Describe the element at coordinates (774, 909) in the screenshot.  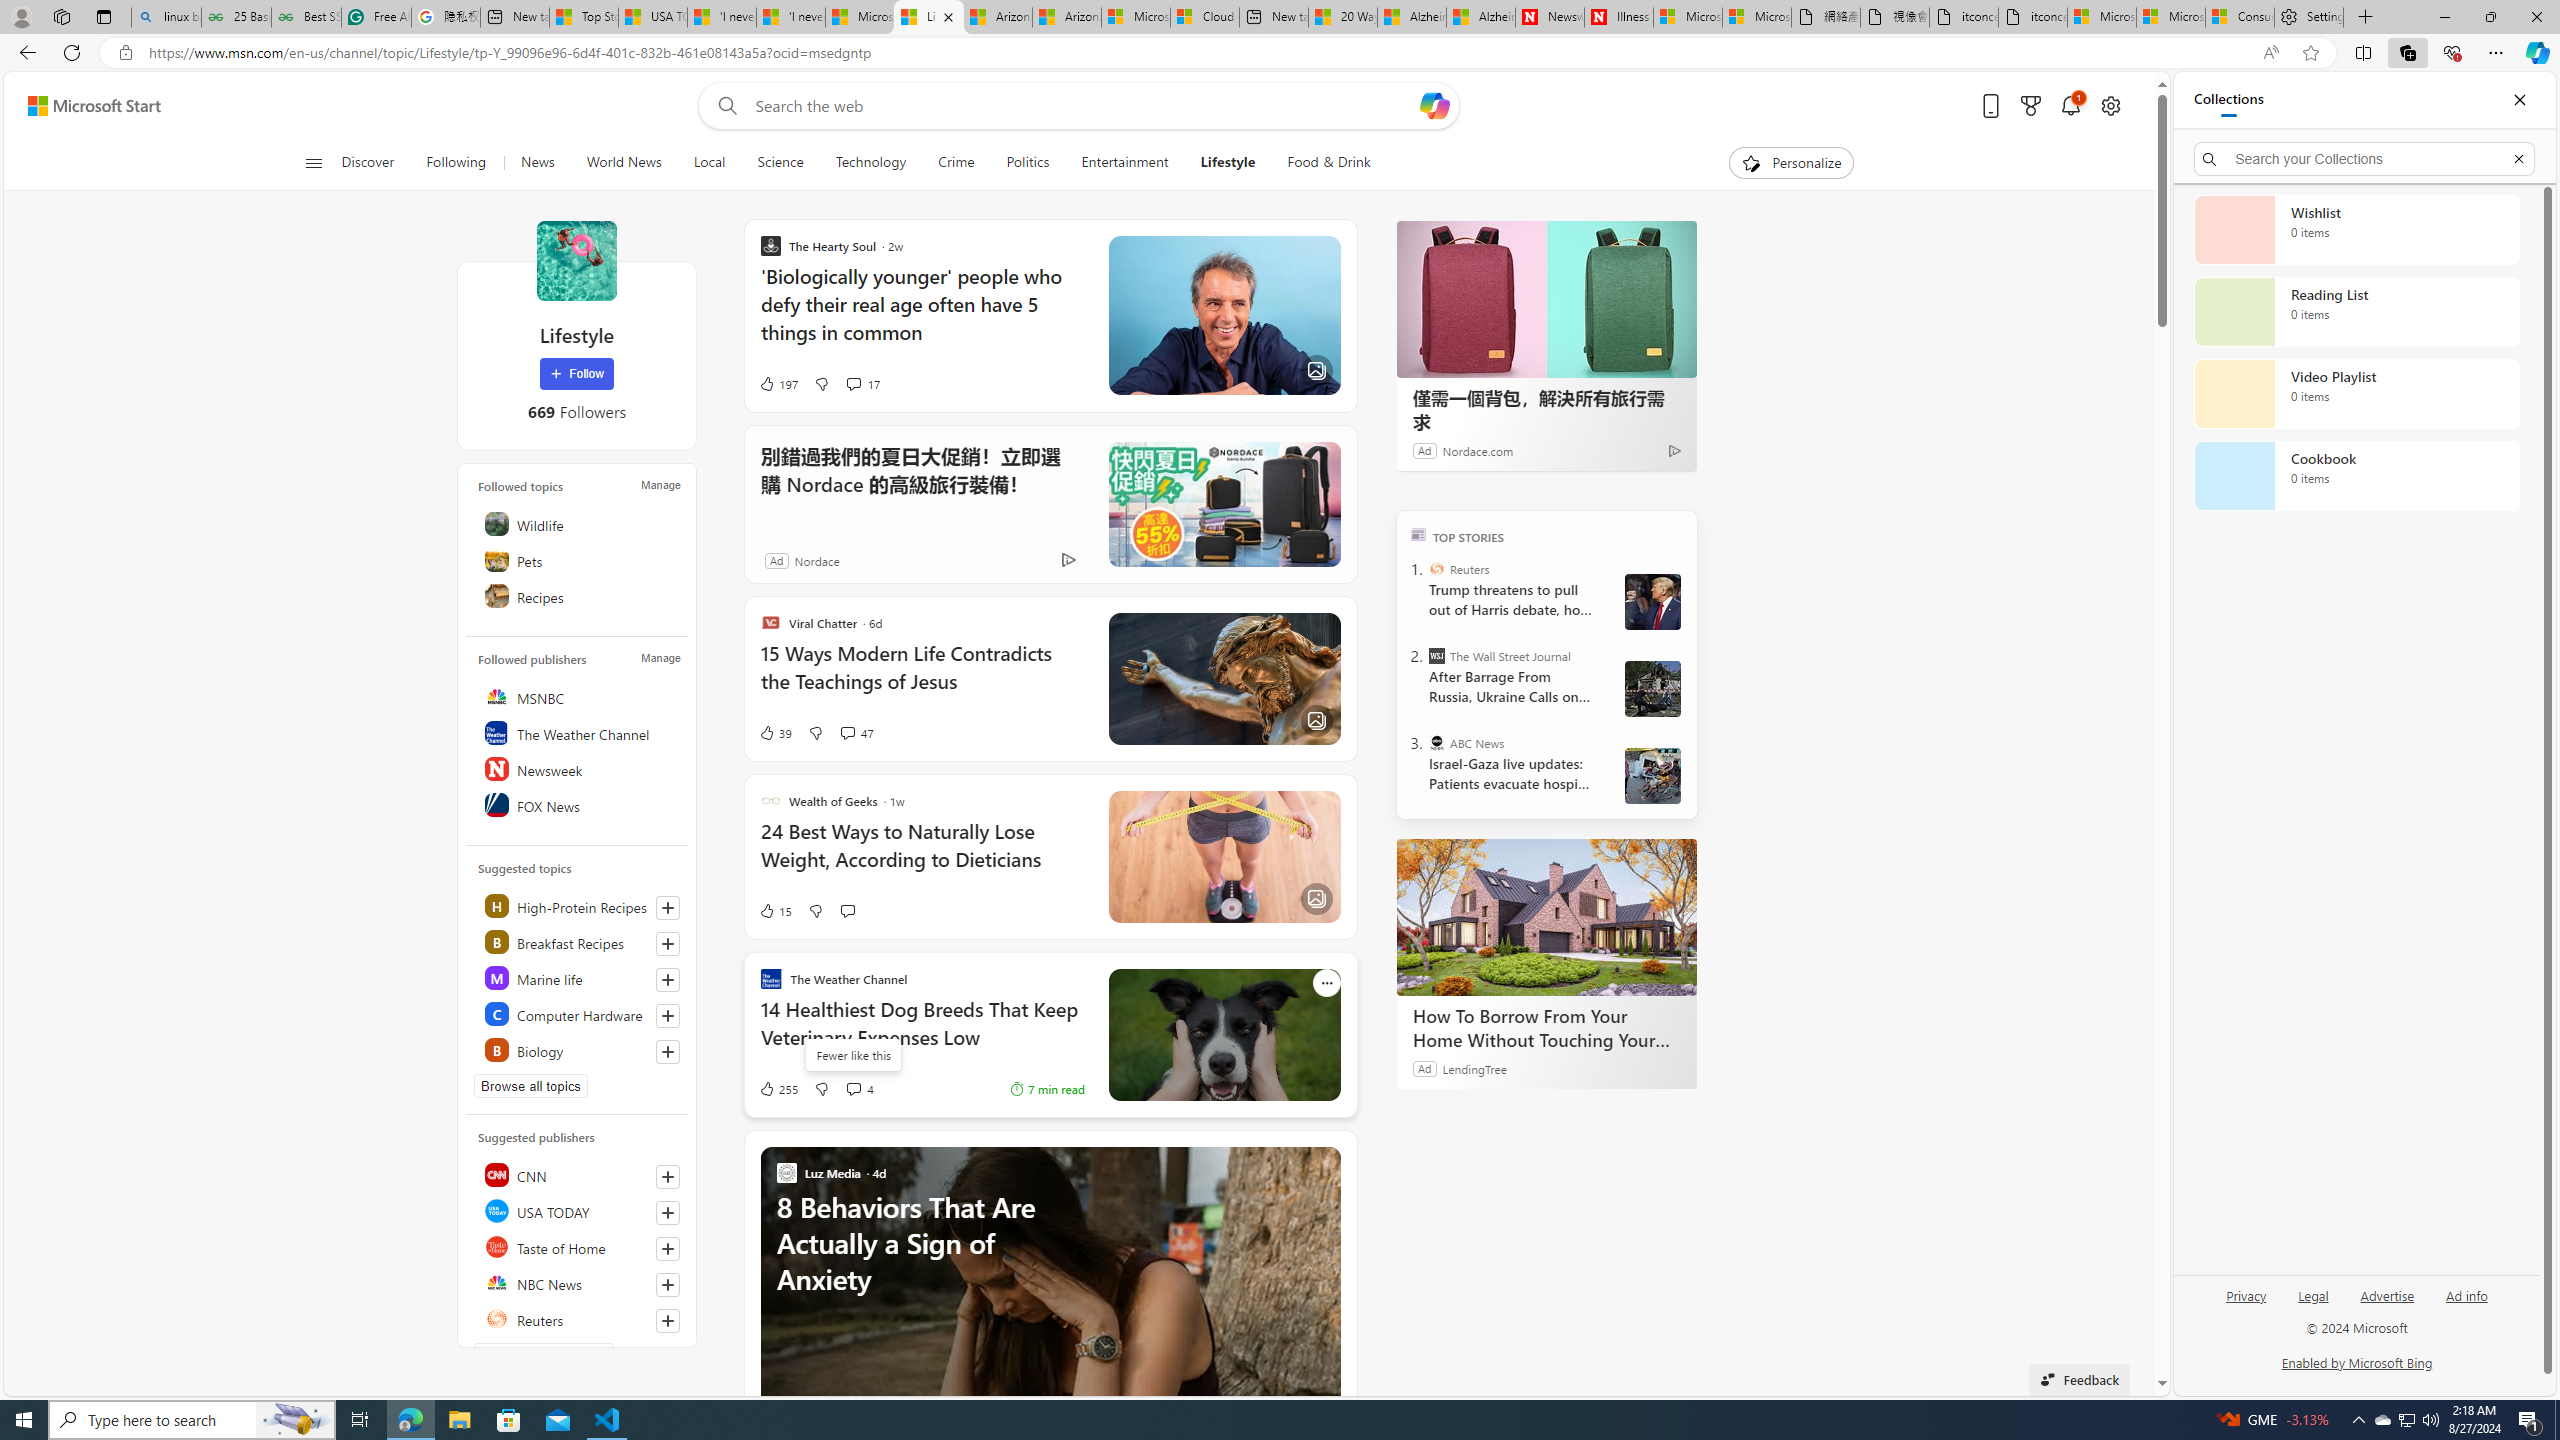
I see `'15 Like'` at that location.